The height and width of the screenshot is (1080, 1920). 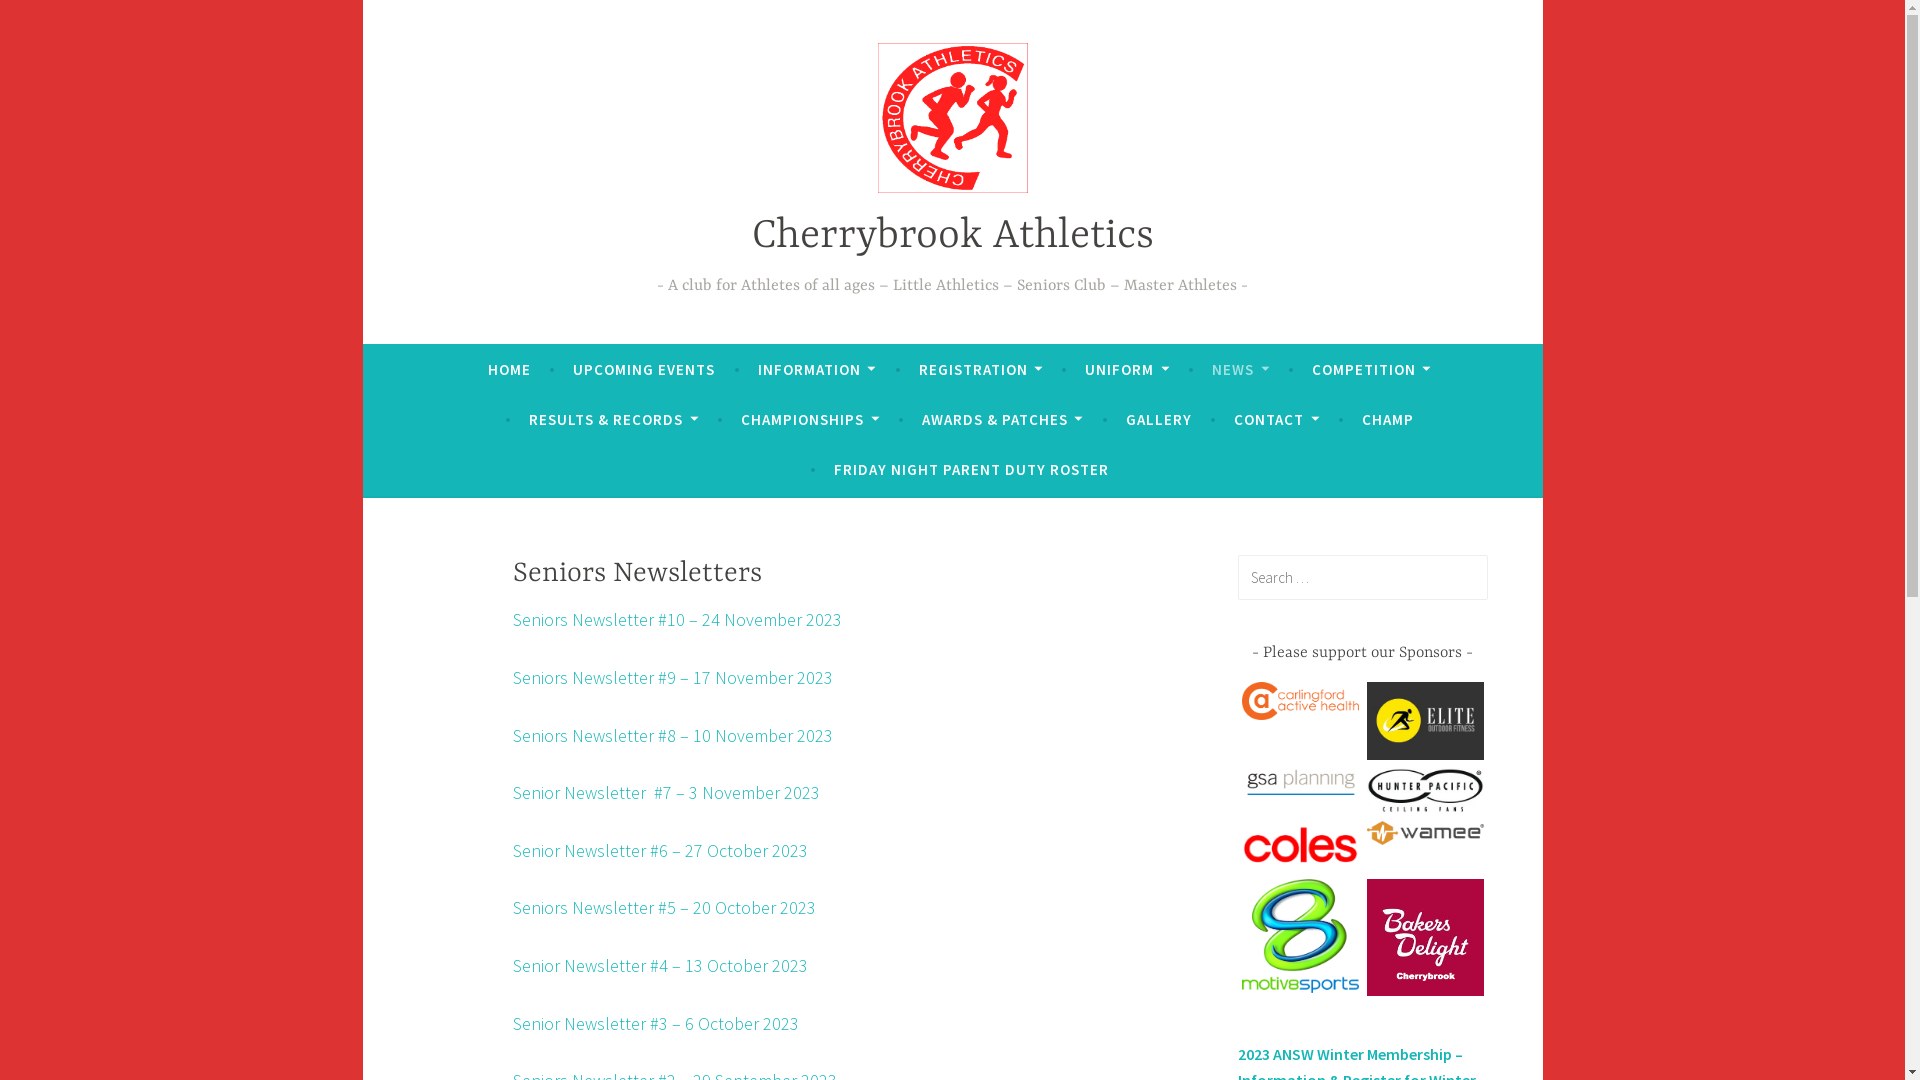 I want to click on 'GALLERY', so click(x=1126, y=419).